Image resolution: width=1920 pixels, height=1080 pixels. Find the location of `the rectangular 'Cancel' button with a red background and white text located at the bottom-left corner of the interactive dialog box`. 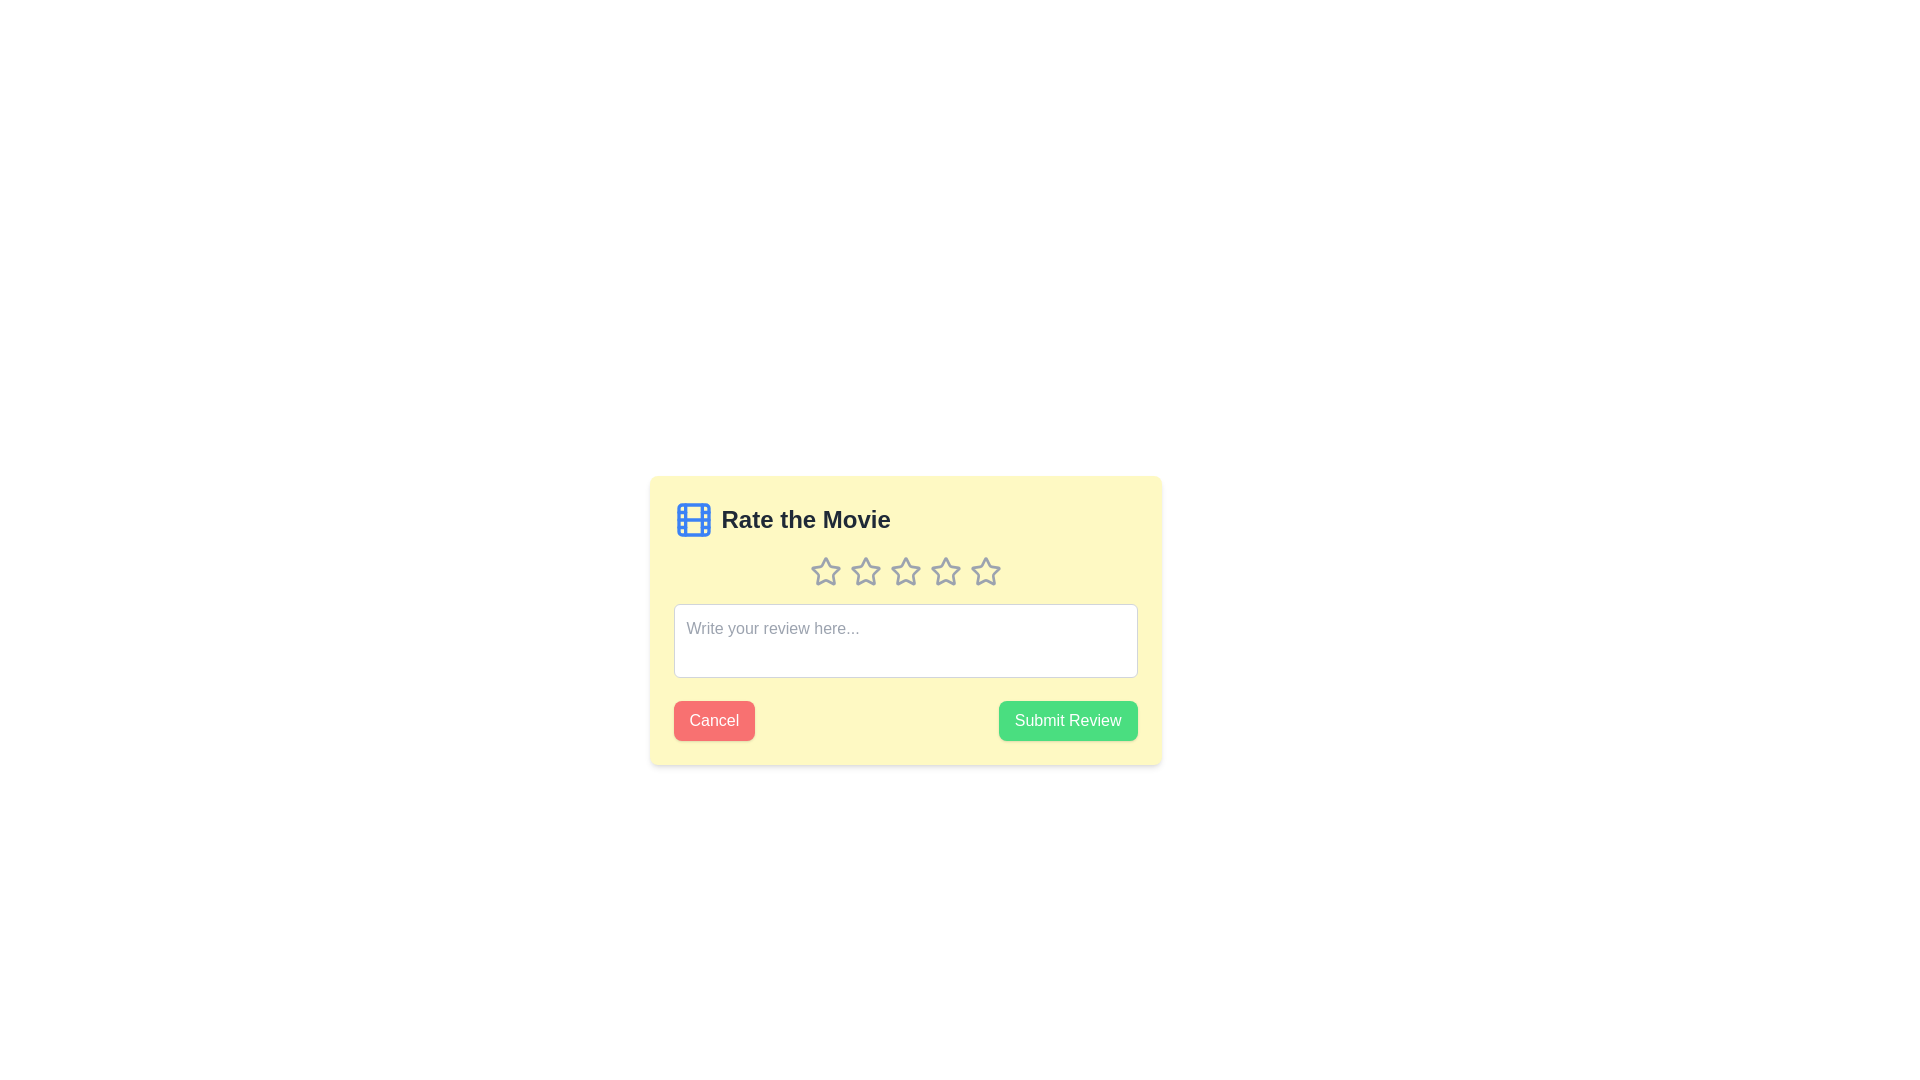

the rectangular 'Cancel' button with a red background and white text located at the bottom-left corner of the interactive dialog box is located at coordinates (714, 721).